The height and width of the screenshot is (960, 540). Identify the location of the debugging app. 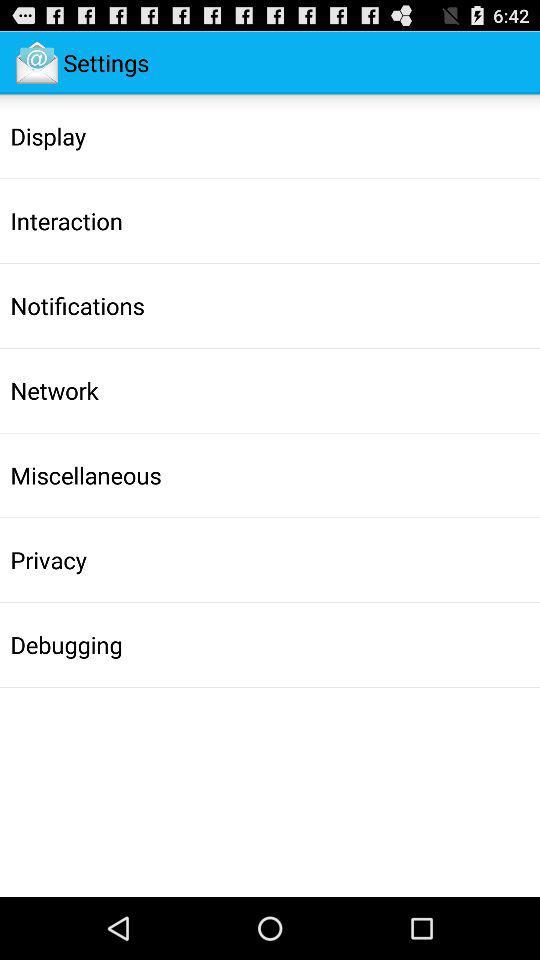
(66, 643).